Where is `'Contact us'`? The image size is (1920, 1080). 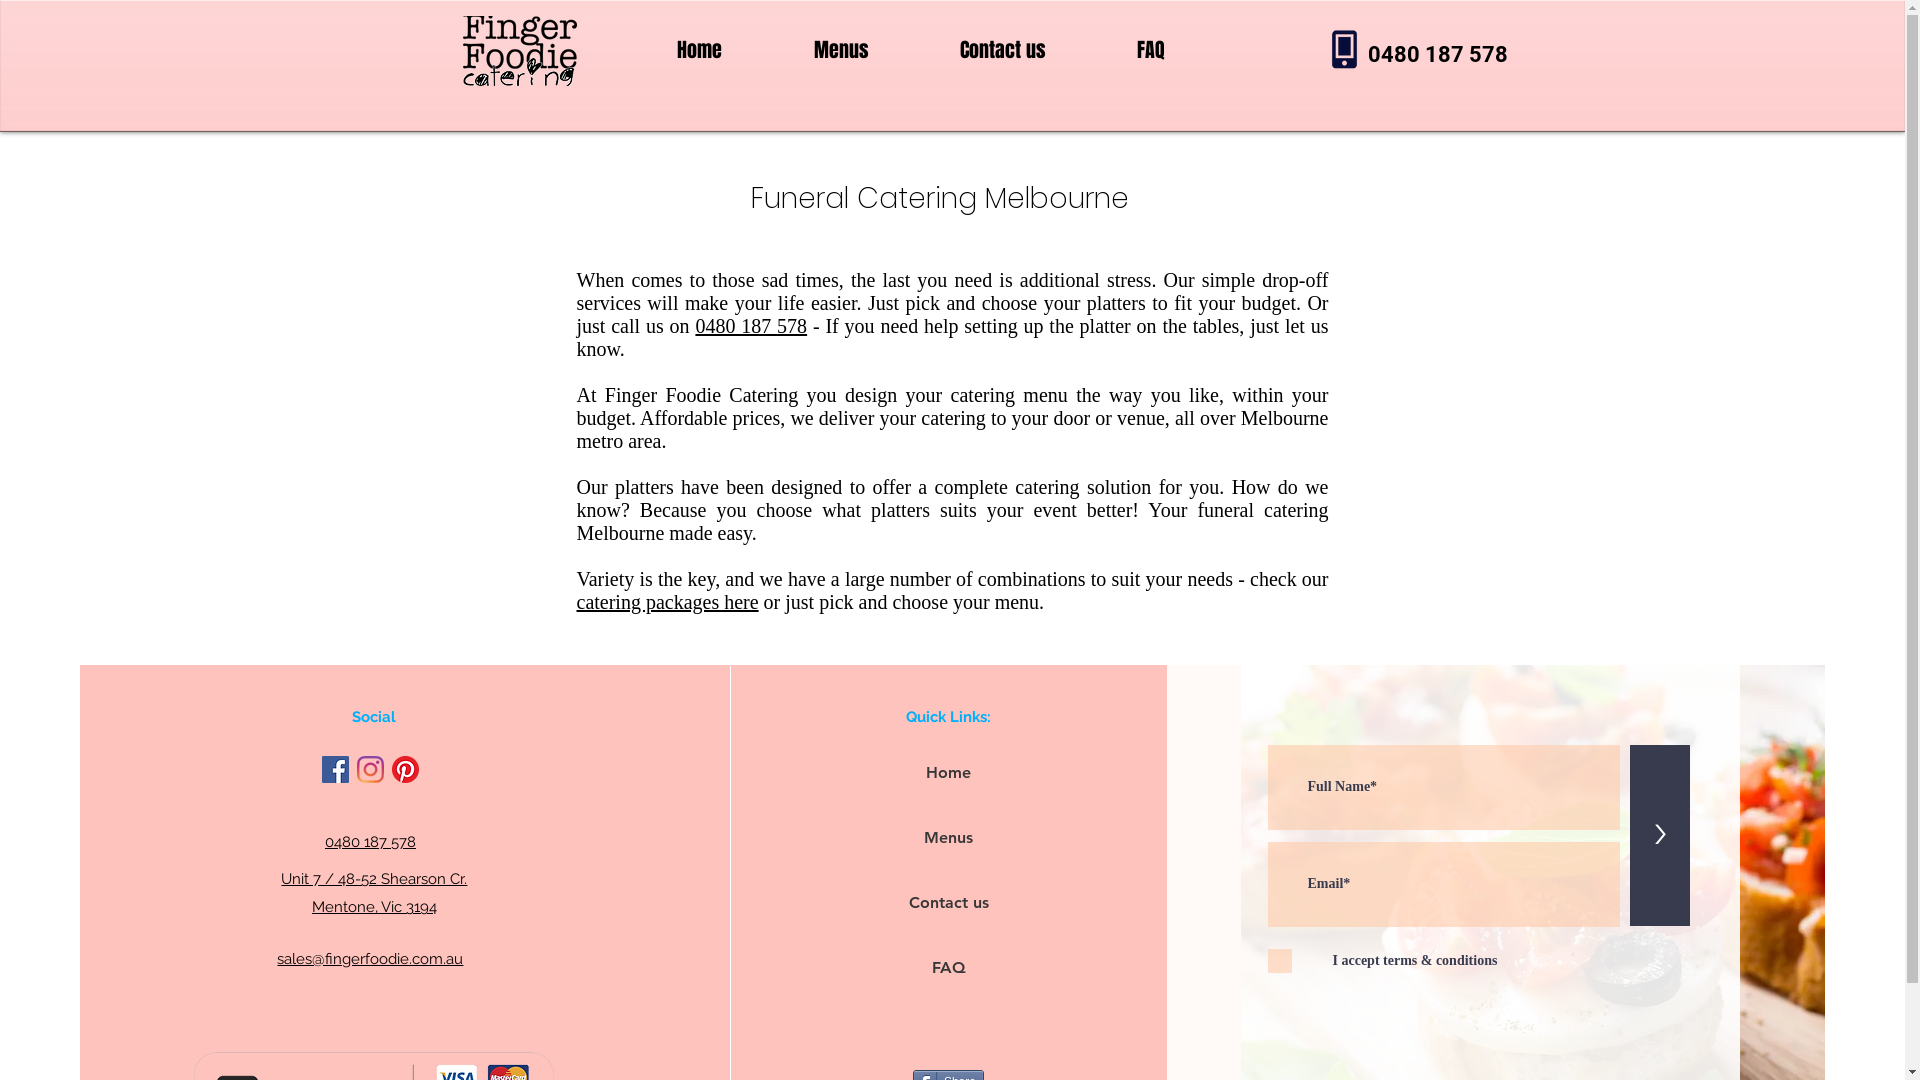 'Contact us' is located at coordinates (948, 902).